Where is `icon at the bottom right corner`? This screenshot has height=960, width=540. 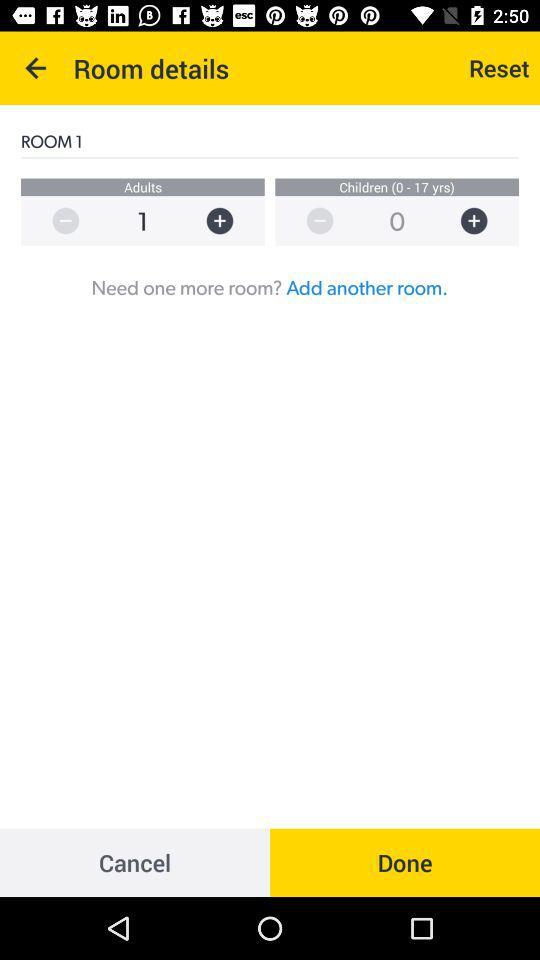 icon at the bottom right corner is located at coordinates (405, 861).